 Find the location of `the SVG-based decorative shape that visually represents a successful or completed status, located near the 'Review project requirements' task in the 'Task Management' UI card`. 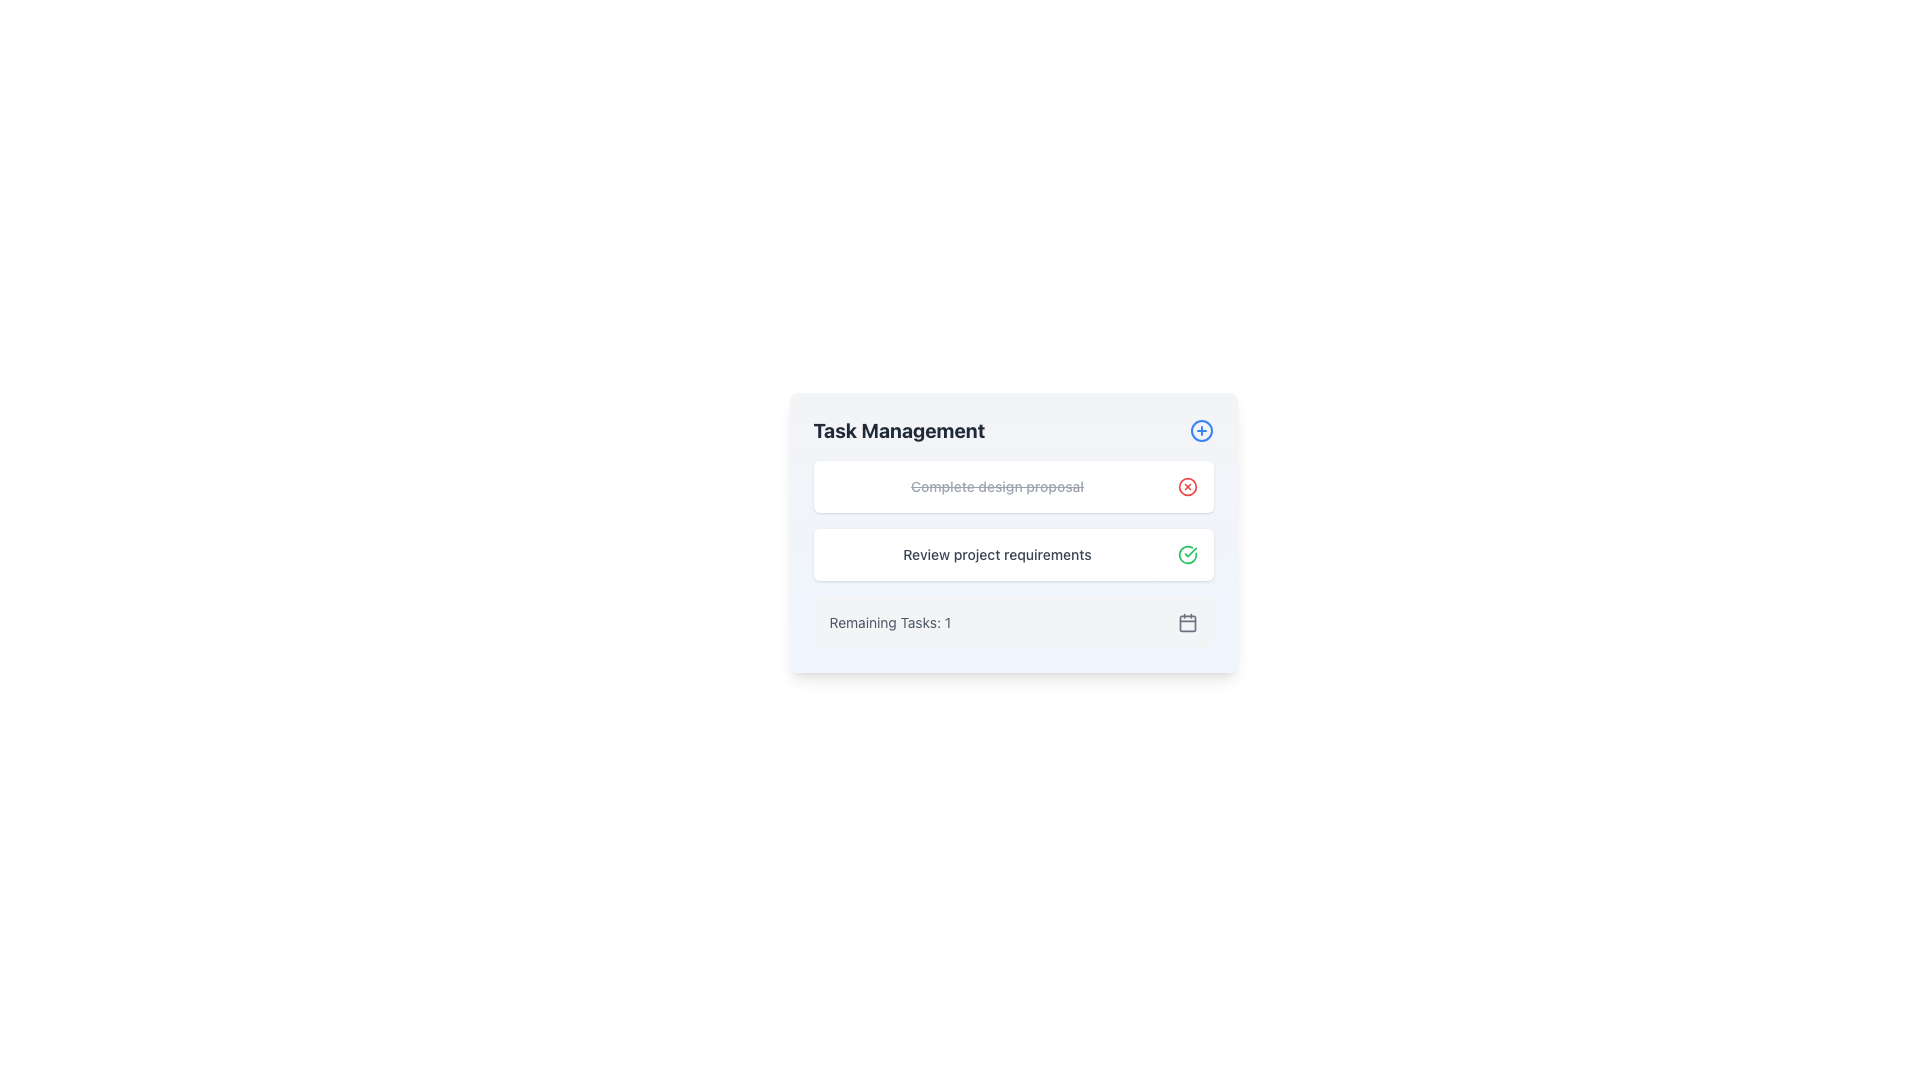

the SVG-based decorative shape that visually represents a successful or completed status, located near the 'Review project requirements' task in the 'Task Management' UI card is located at coordinates (1187, 555).